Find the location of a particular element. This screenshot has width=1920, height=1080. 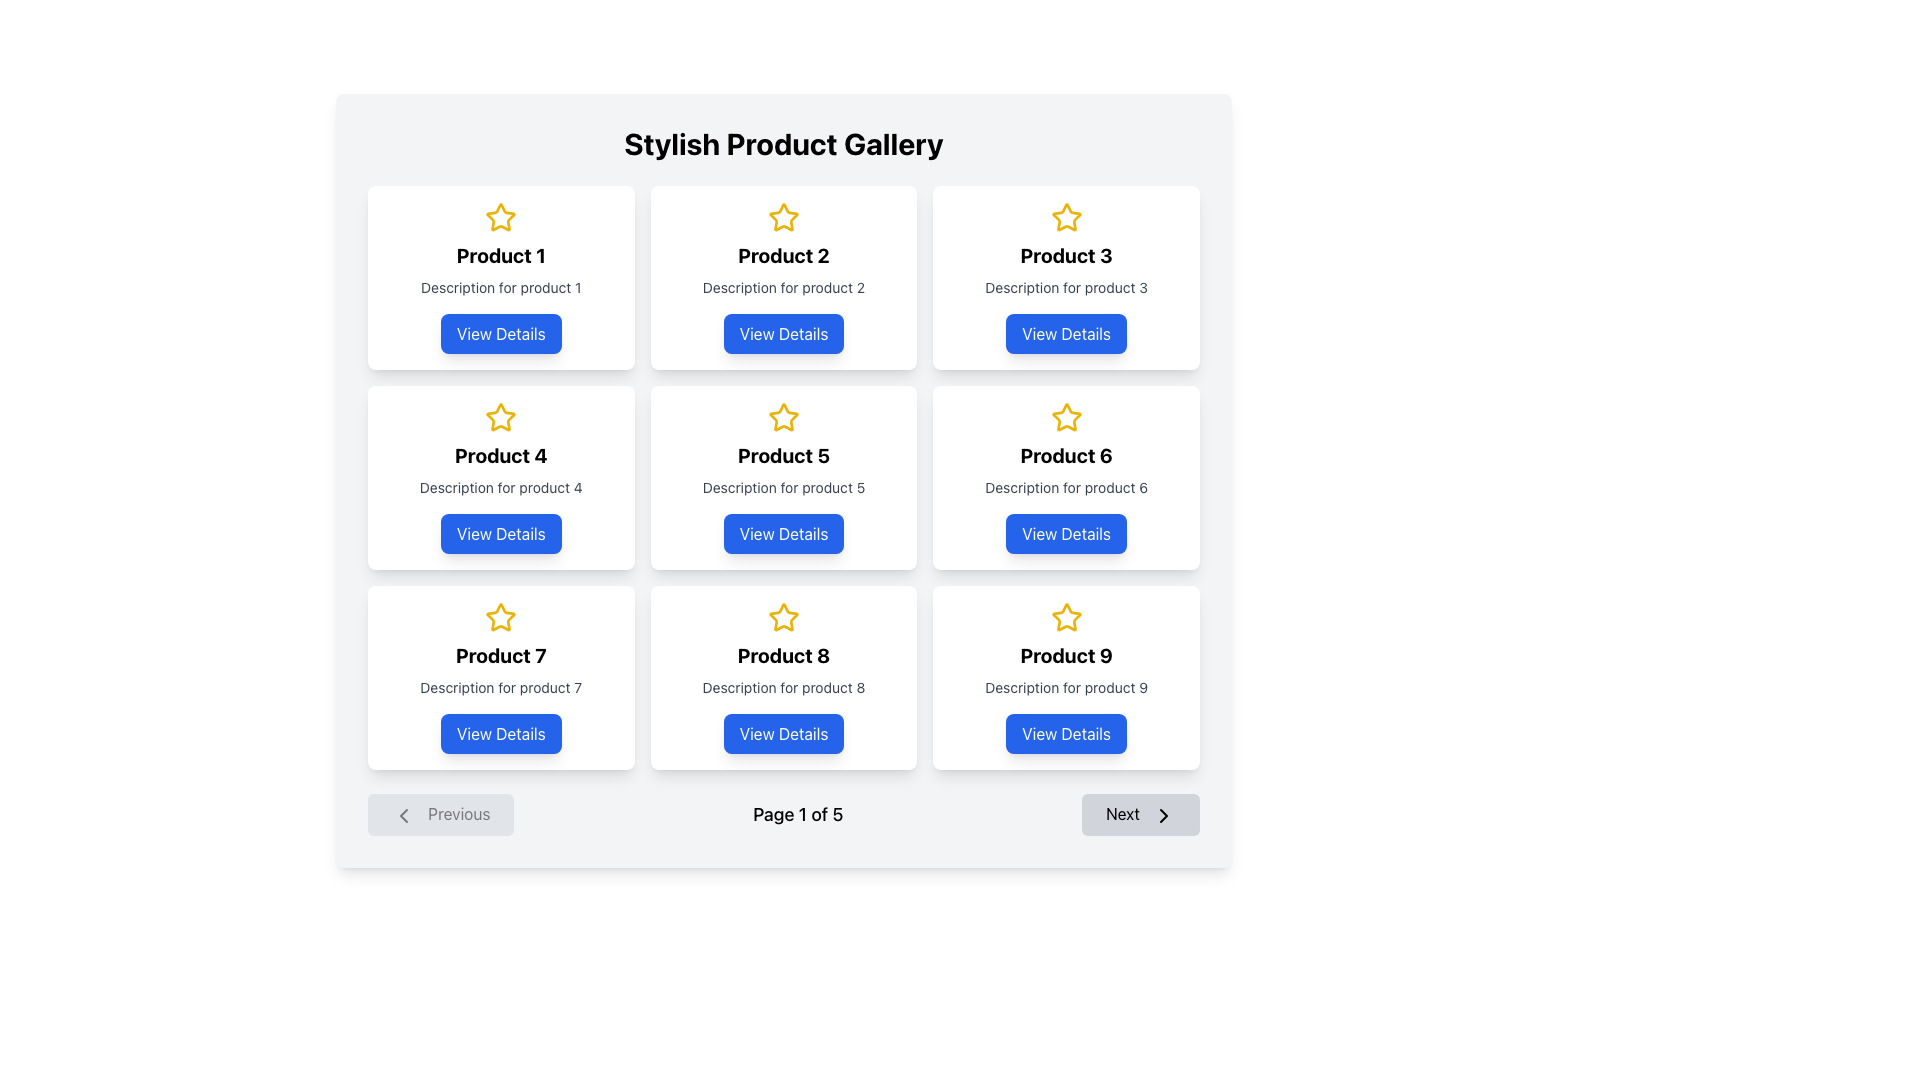

the text label that serves as the title for the product, located in the center of the card layout, below the yellow star icon and above the descriptive text is located at coordinates (782, 655).